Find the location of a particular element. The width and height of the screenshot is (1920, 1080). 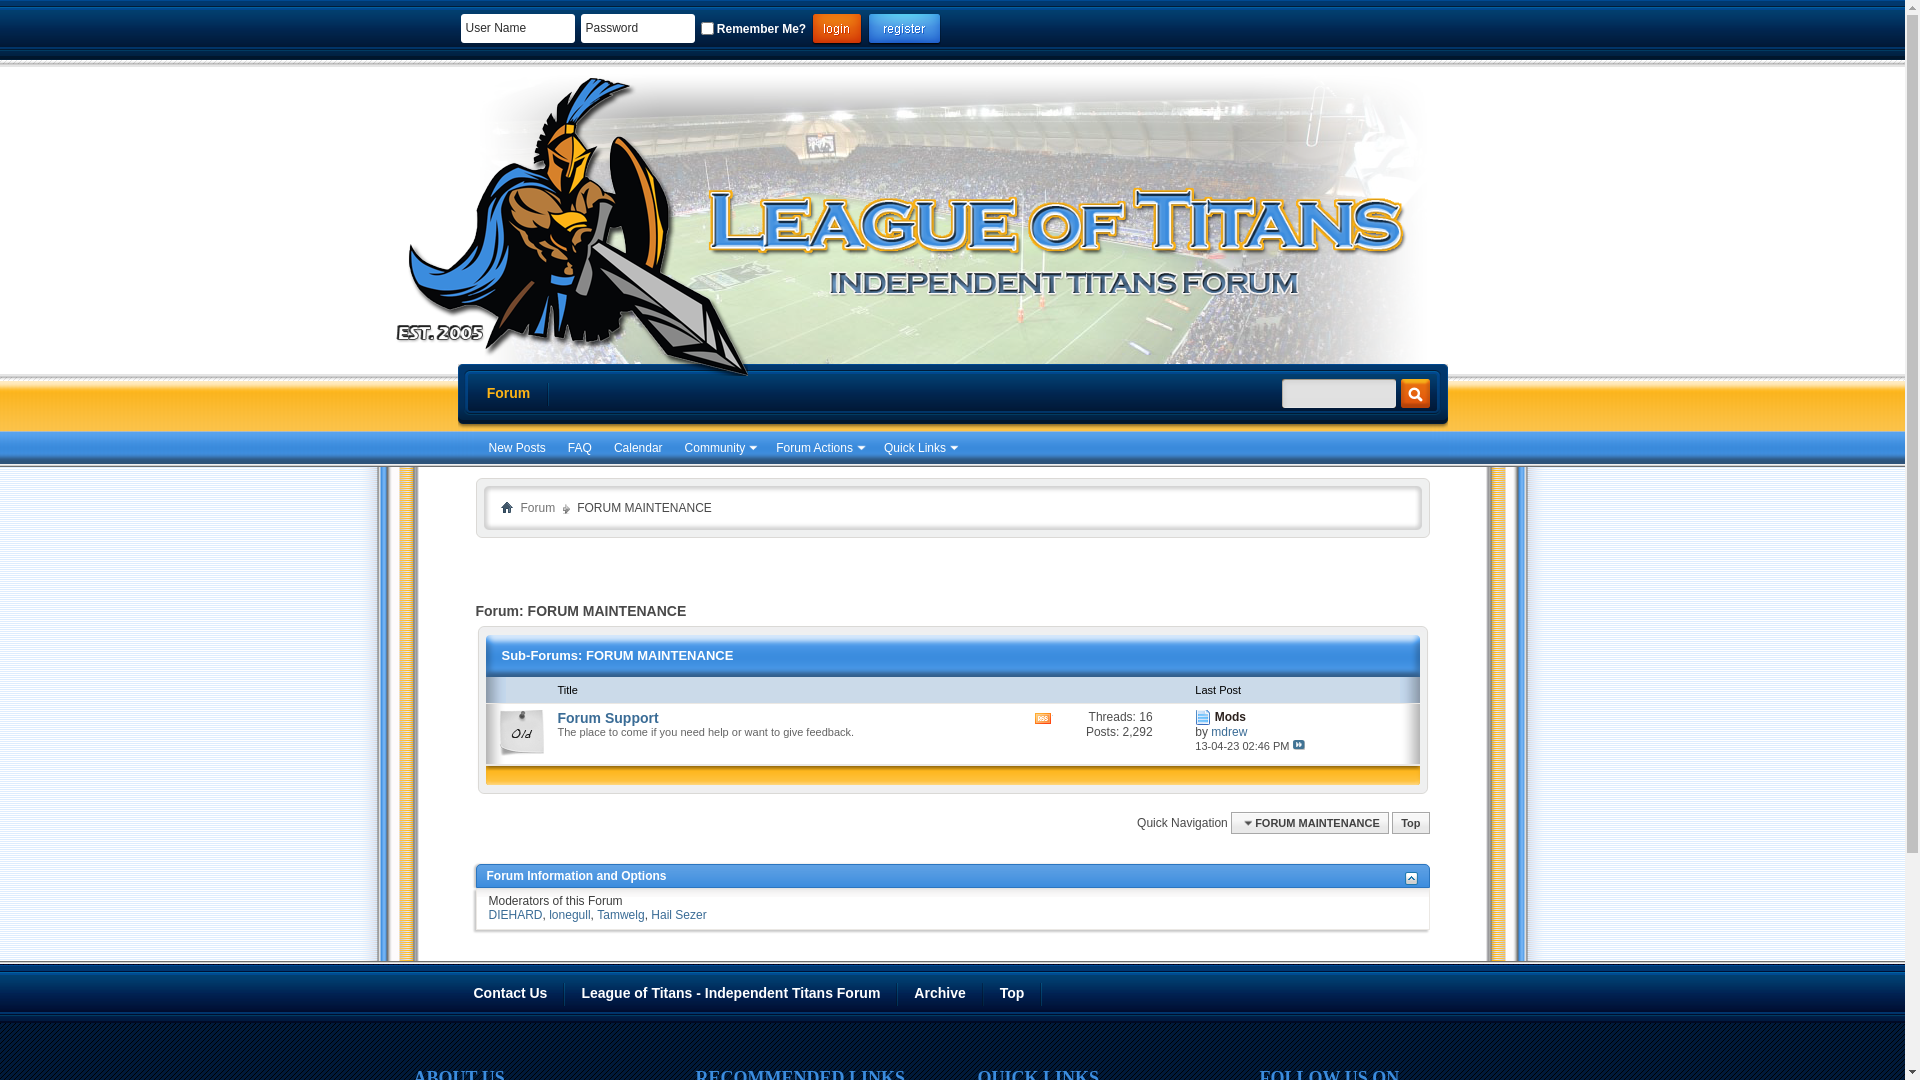

'Forum Support' is located at coordinates (607, 716).